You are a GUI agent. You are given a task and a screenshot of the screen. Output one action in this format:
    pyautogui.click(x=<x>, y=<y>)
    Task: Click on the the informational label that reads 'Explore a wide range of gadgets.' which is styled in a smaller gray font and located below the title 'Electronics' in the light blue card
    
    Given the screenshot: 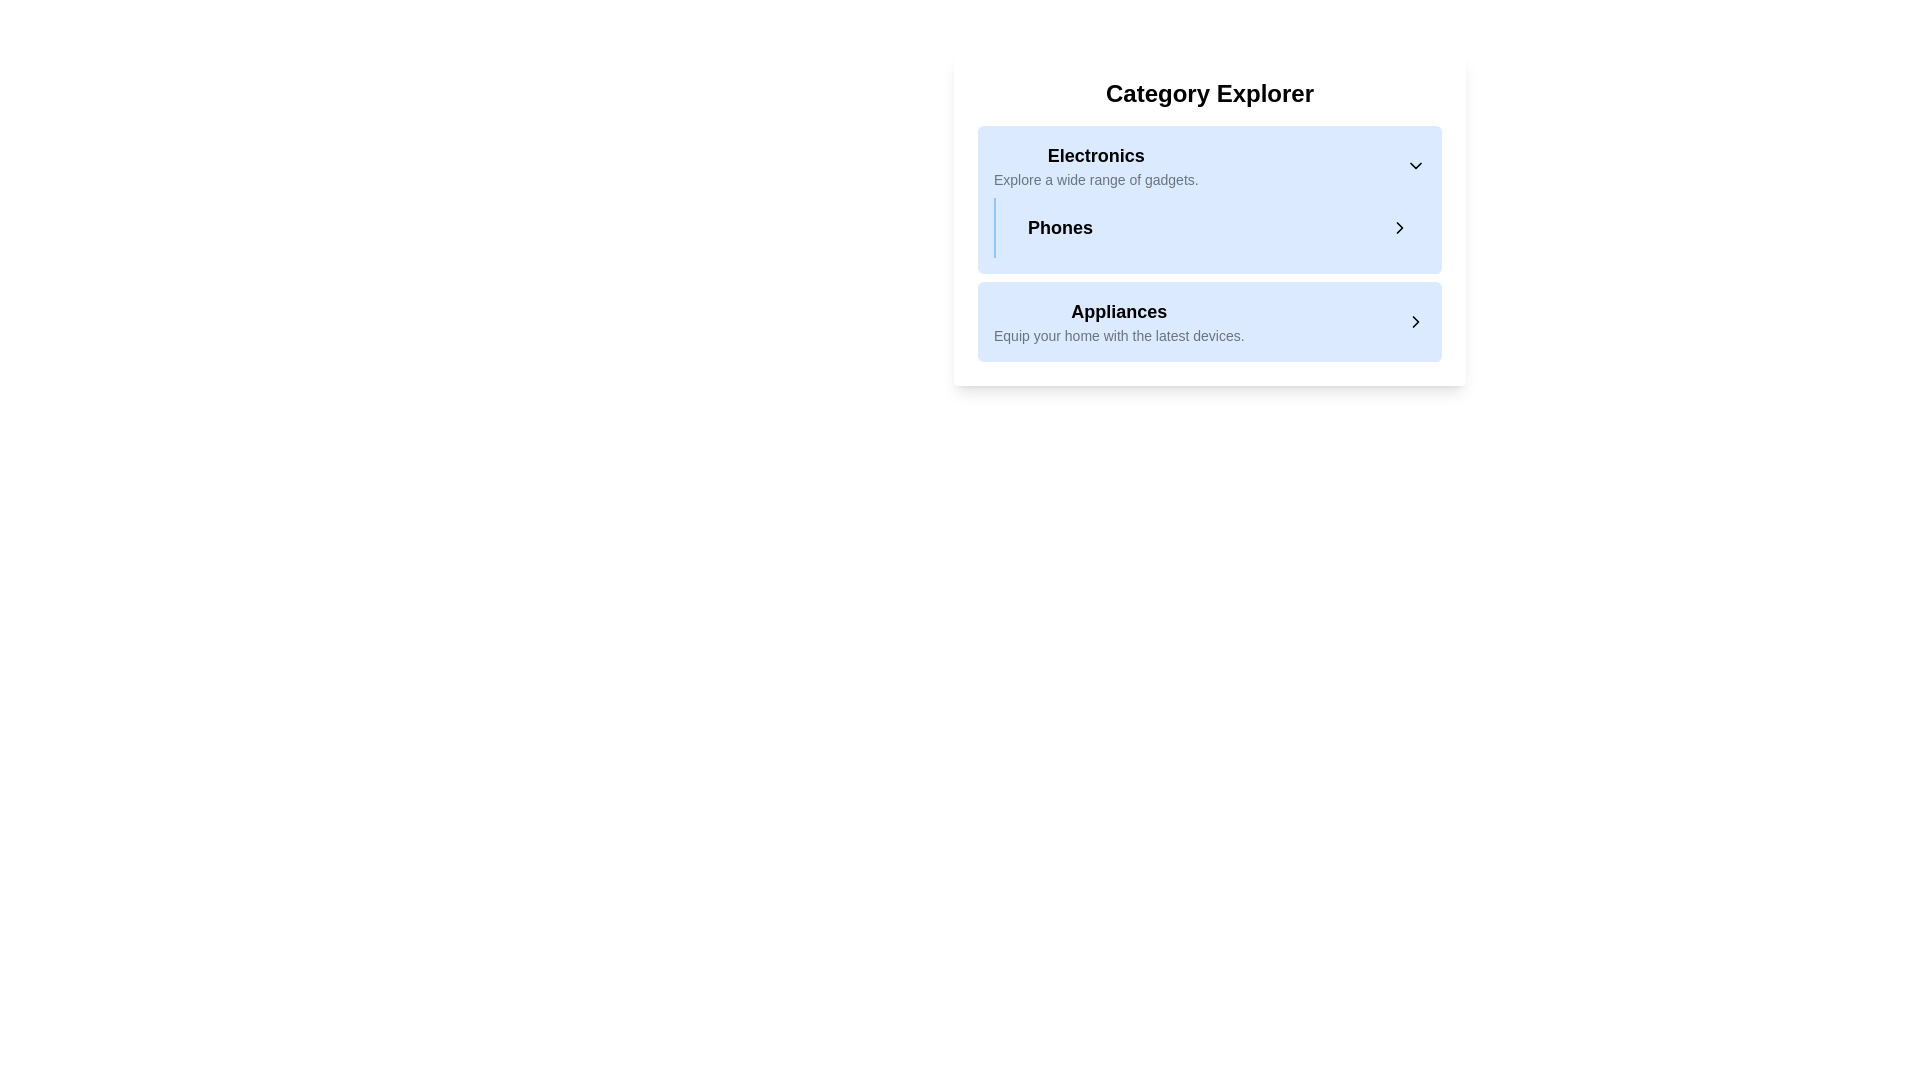 What is the action you would take?
    pyautogui.click(x=1095, y=180)
    